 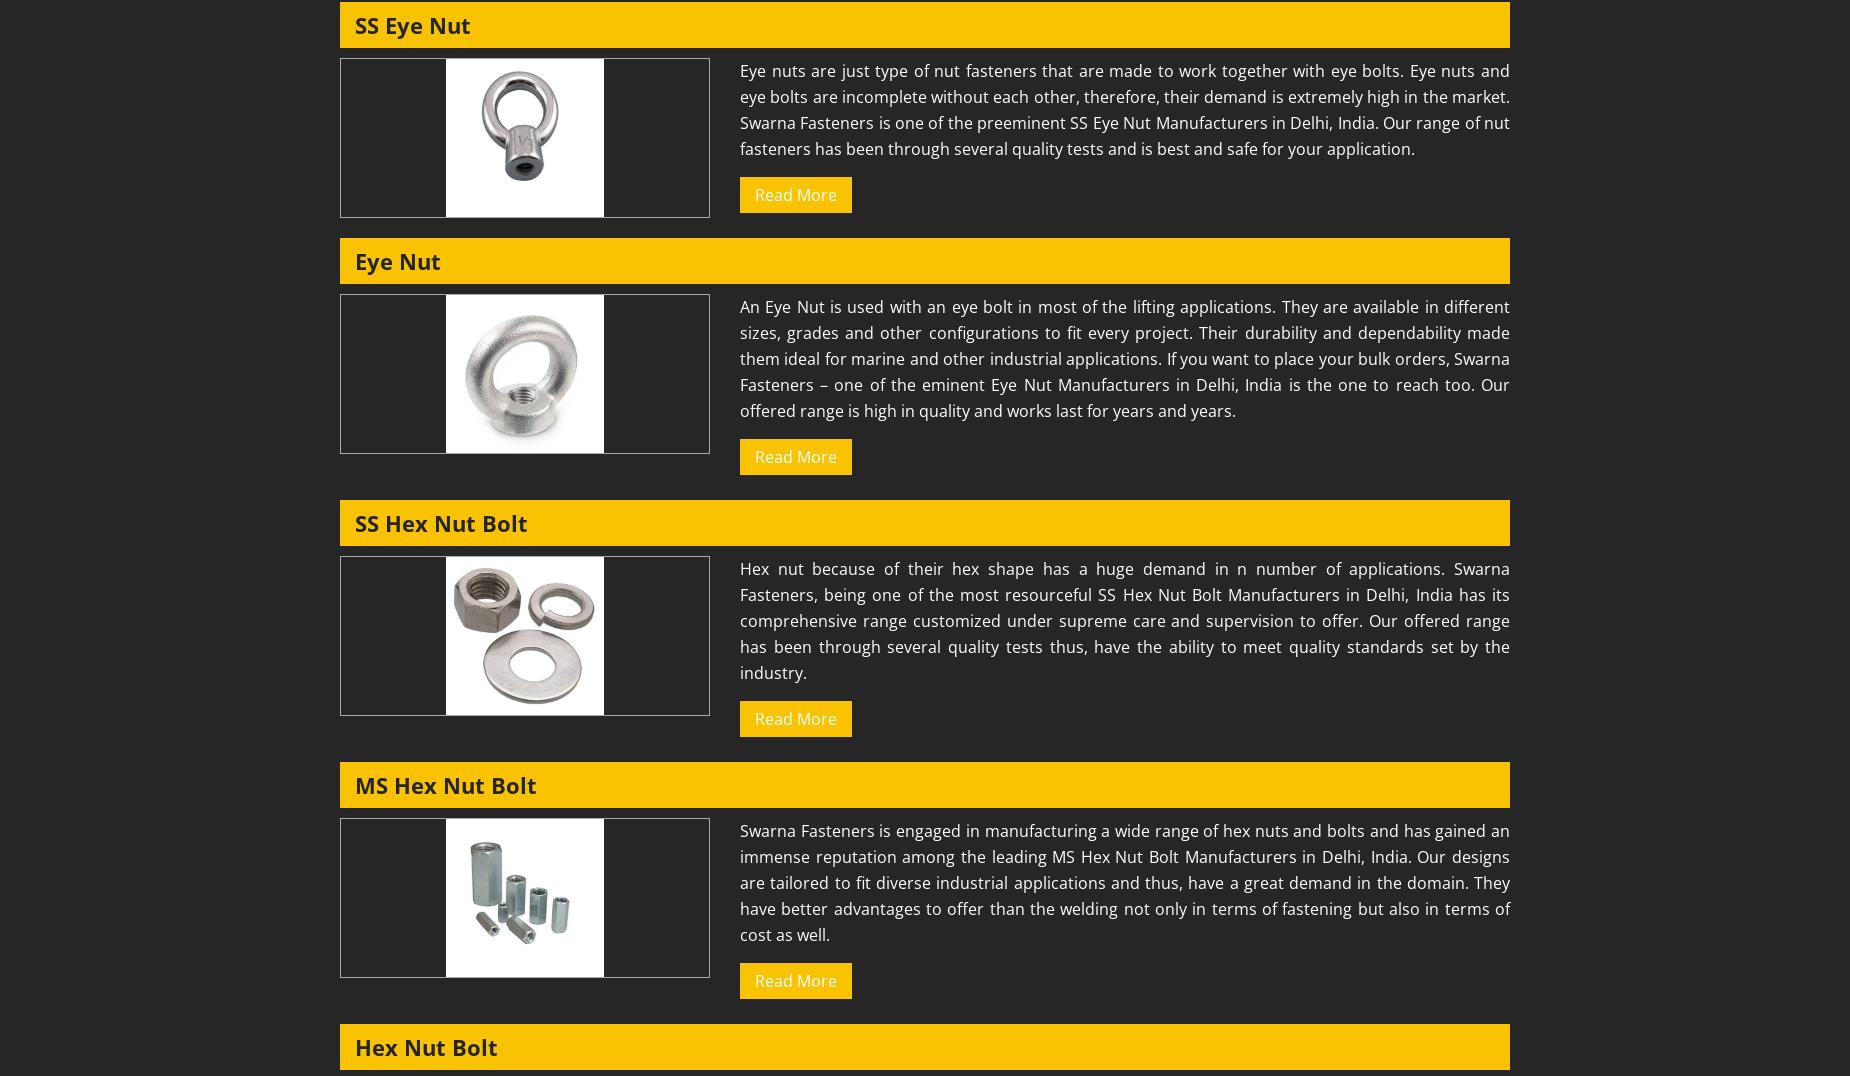 I want to click on 'An Eye Nut is used with an eye bolt in most of the lifting applications. They are available in different sizes, grades and other configurations to fit every project. Their durability and dependability made them ideal for marine and other industrial applications. If you want to place your bulk orders, Swarna Fasteners – one of the eminent Eye Nut Manufacturers in Delhi, India is the one to reach too. Our offered range is high in quality and works last for years and years.', so click(x=1123, y=358).